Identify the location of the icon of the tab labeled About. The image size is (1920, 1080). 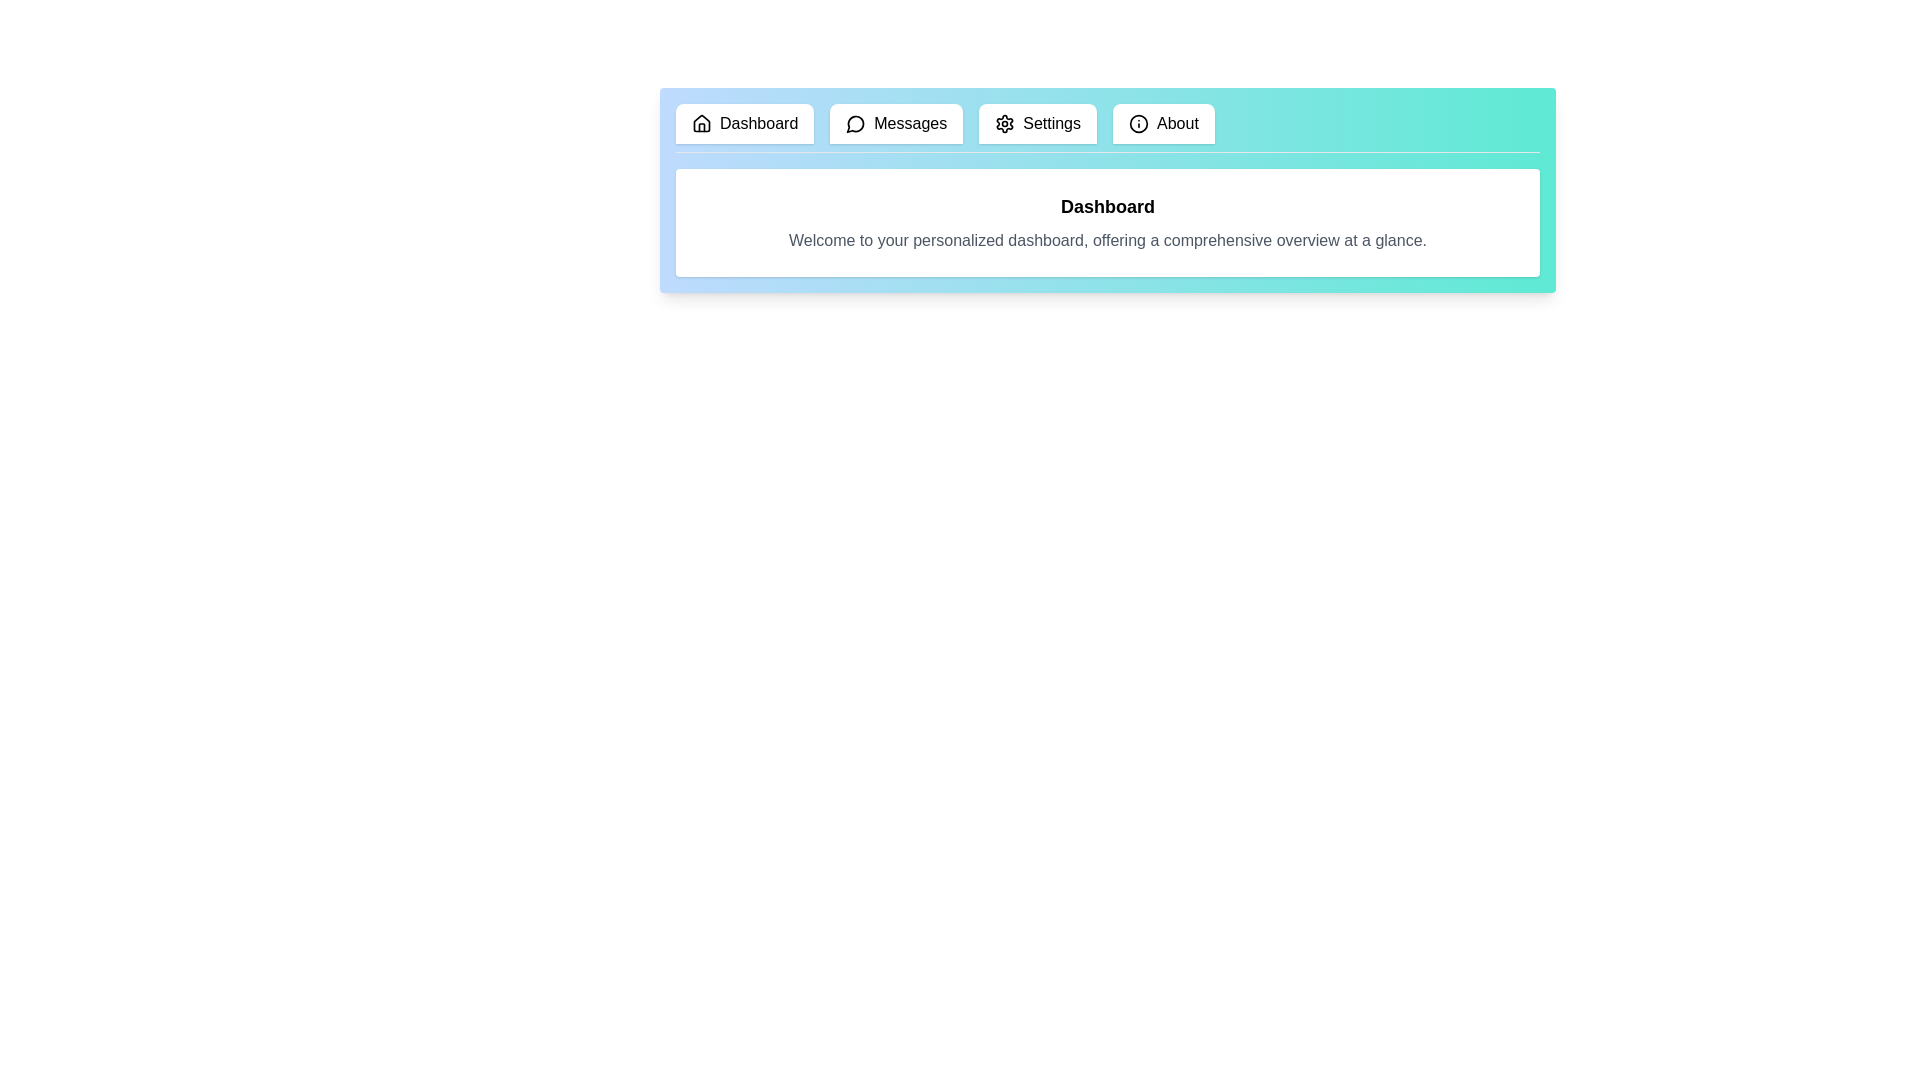
(1138, 123).